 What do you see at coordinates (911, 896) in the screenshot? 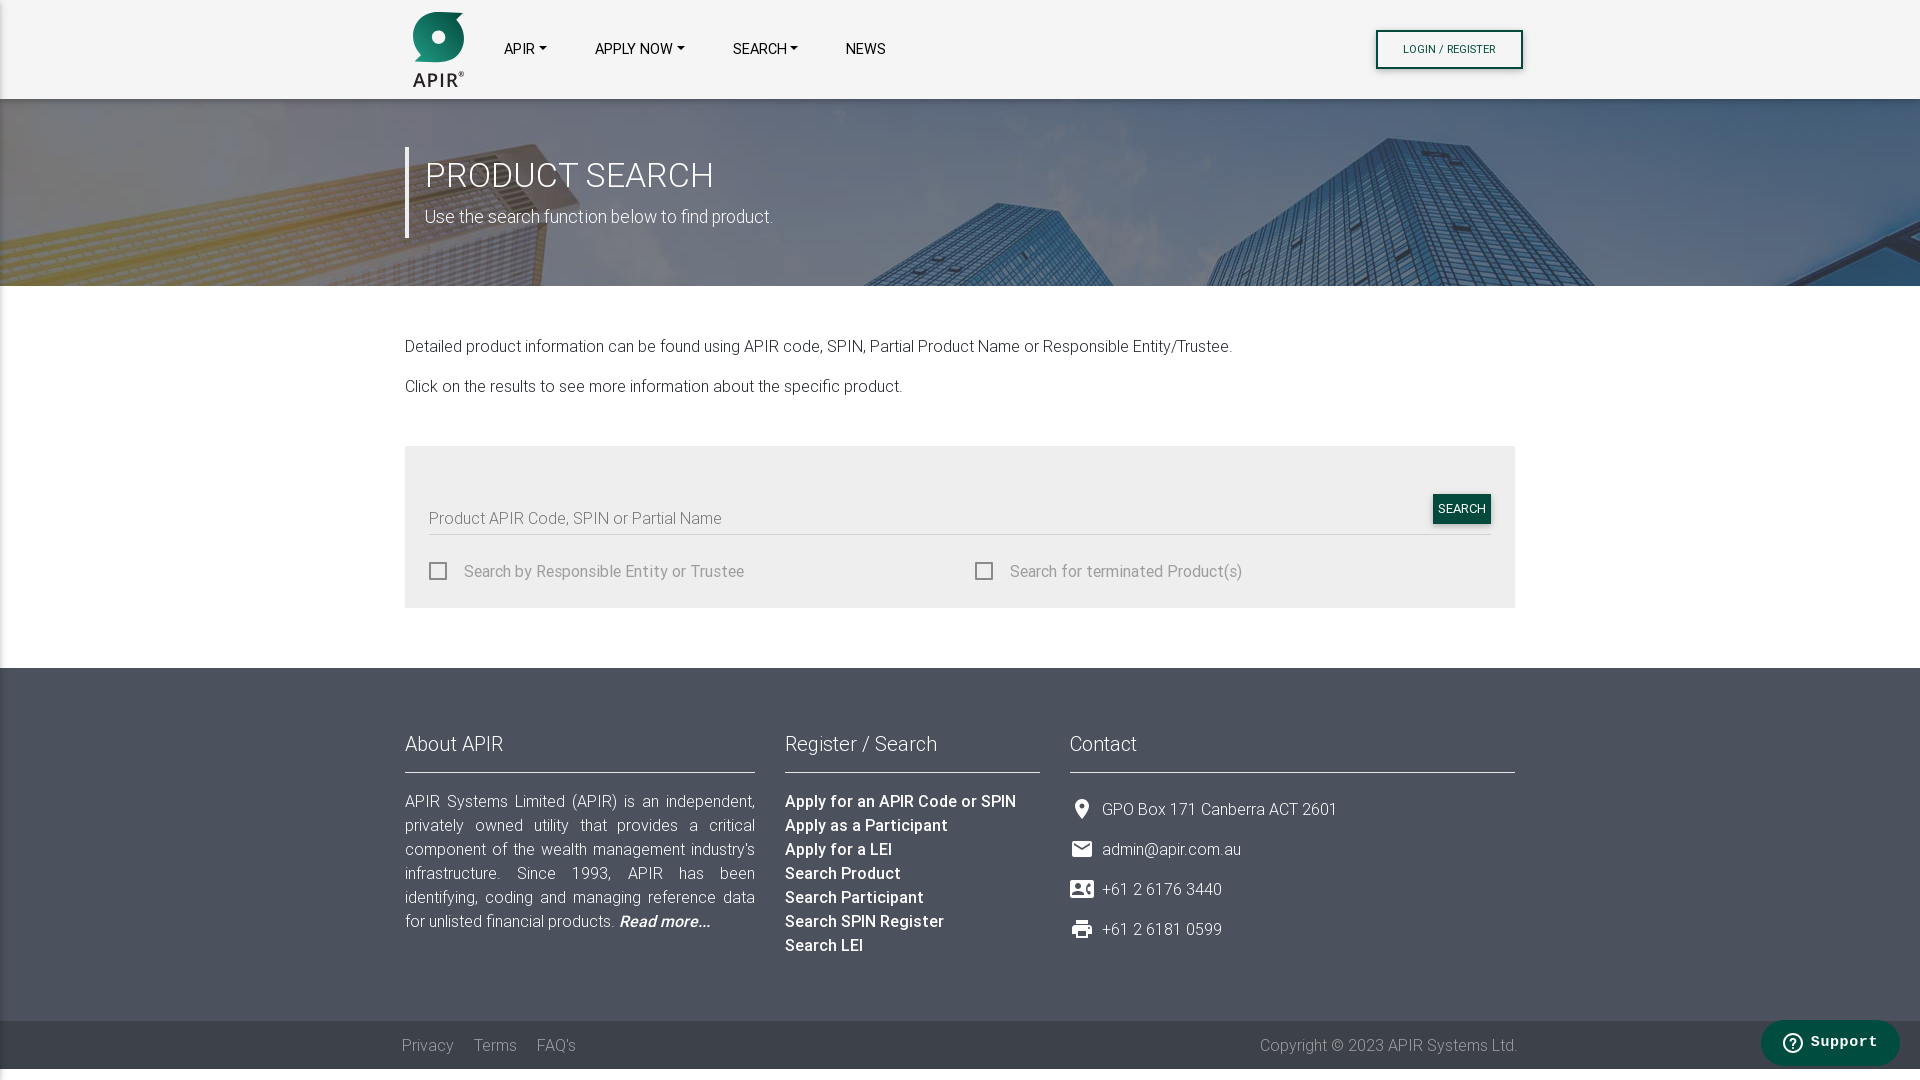
I see `'Search Participant'` at bounding box center [911, 896].